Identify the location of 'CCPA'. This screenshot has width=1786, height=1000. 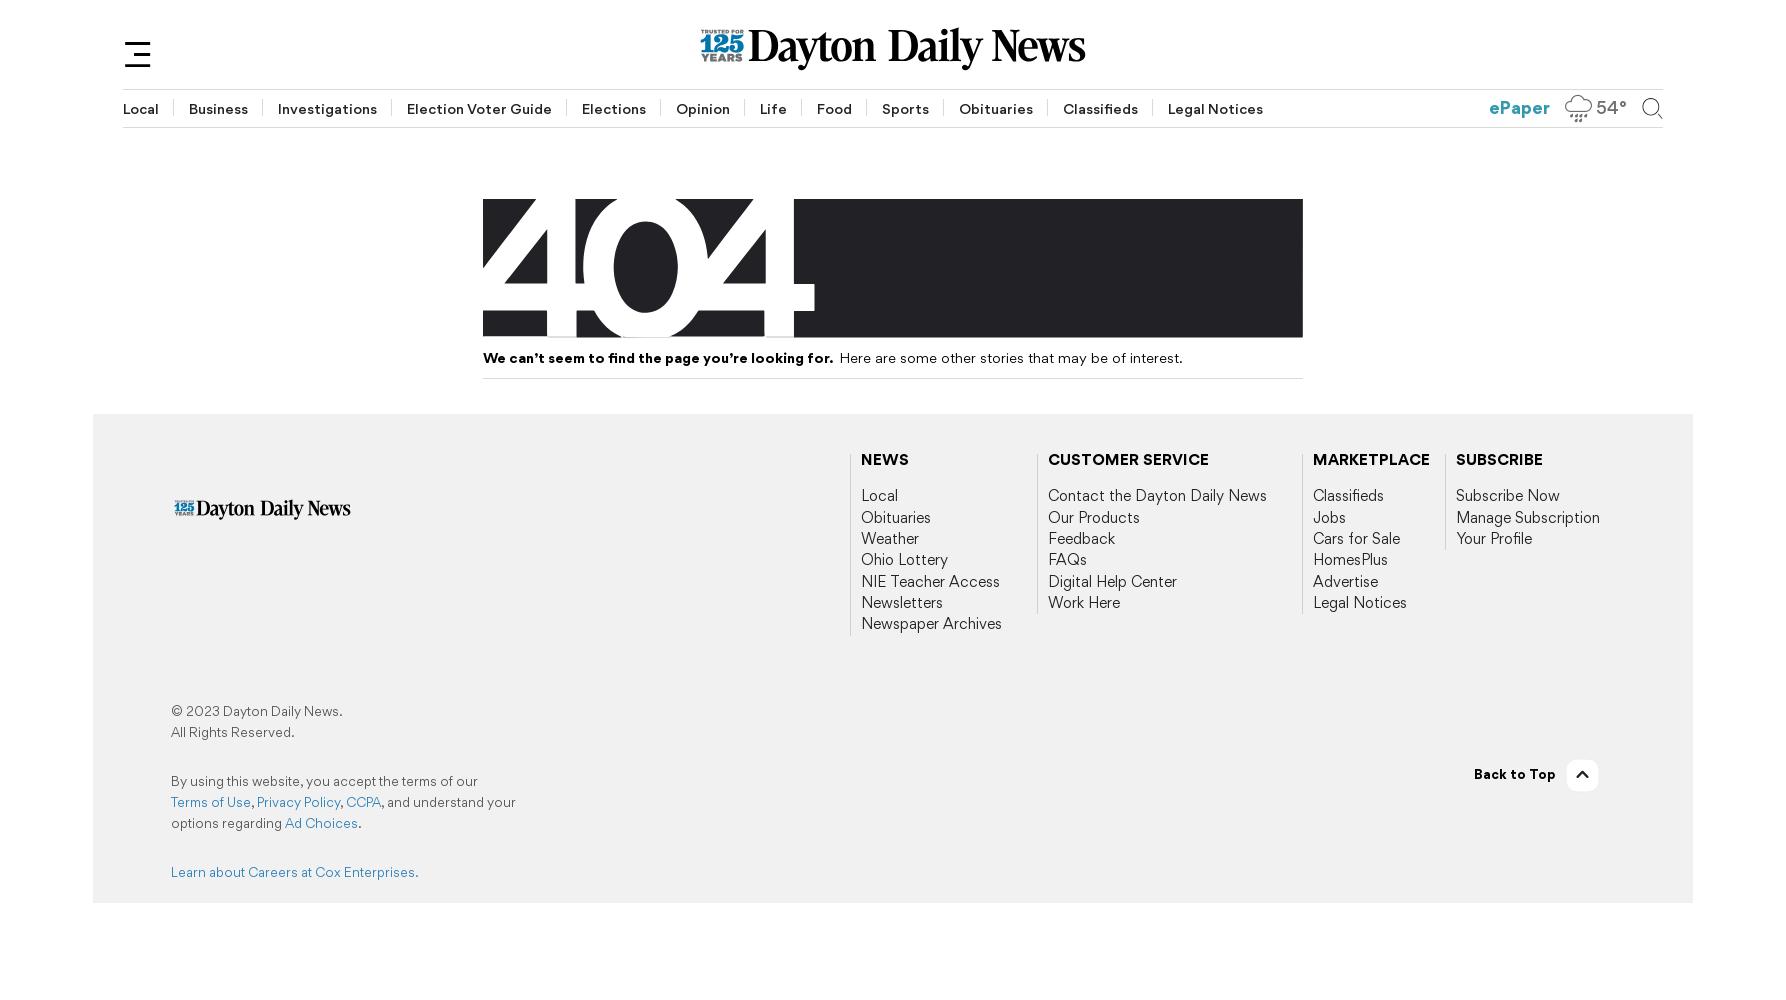
(363, 801).